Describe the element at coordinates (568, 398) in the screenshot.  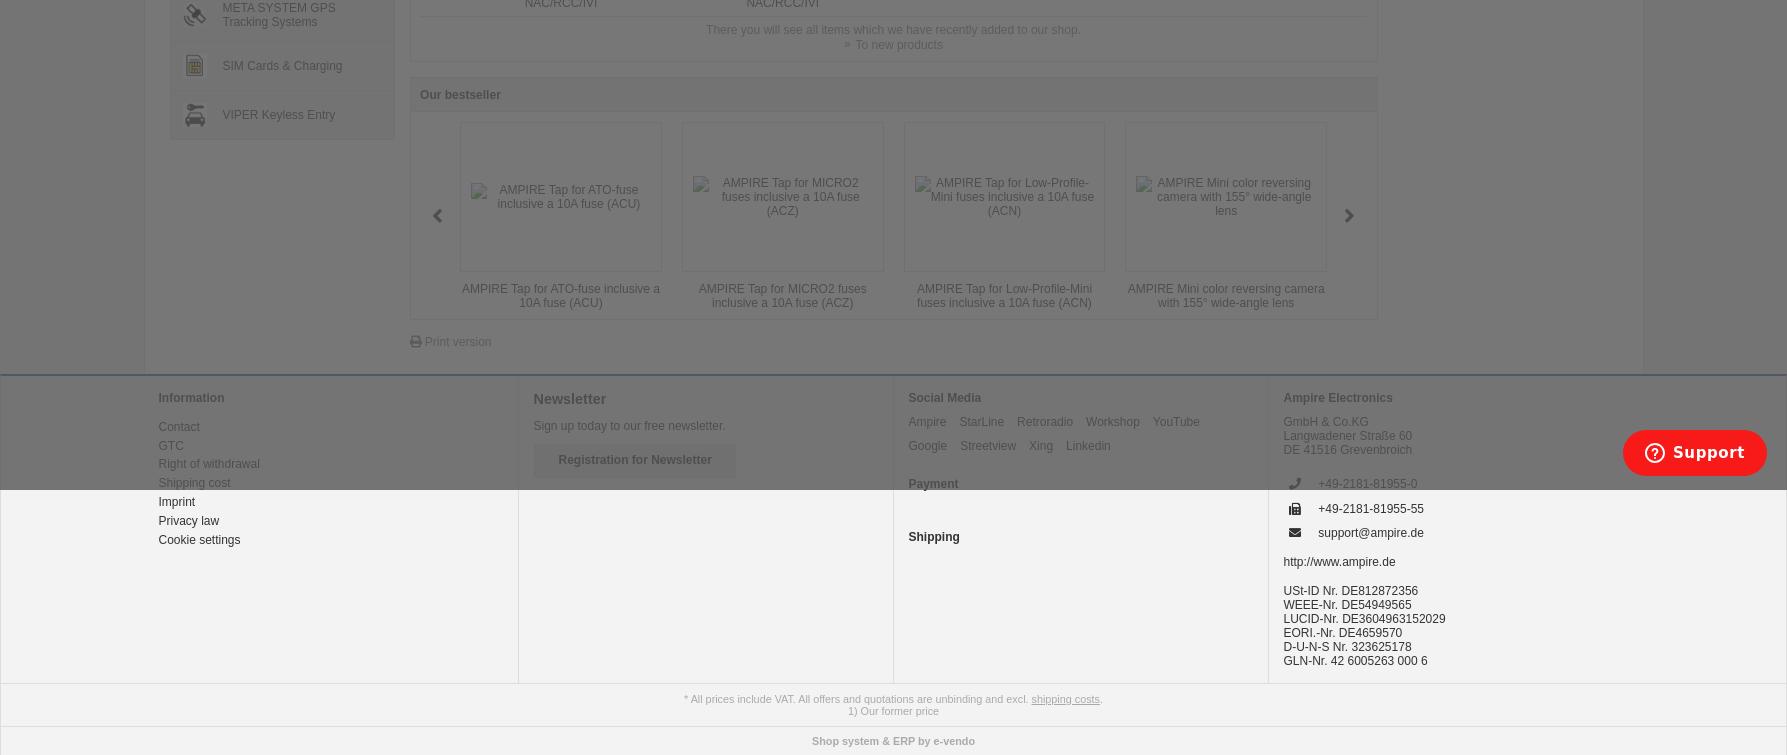
I see `'Newsletter'` at that location.